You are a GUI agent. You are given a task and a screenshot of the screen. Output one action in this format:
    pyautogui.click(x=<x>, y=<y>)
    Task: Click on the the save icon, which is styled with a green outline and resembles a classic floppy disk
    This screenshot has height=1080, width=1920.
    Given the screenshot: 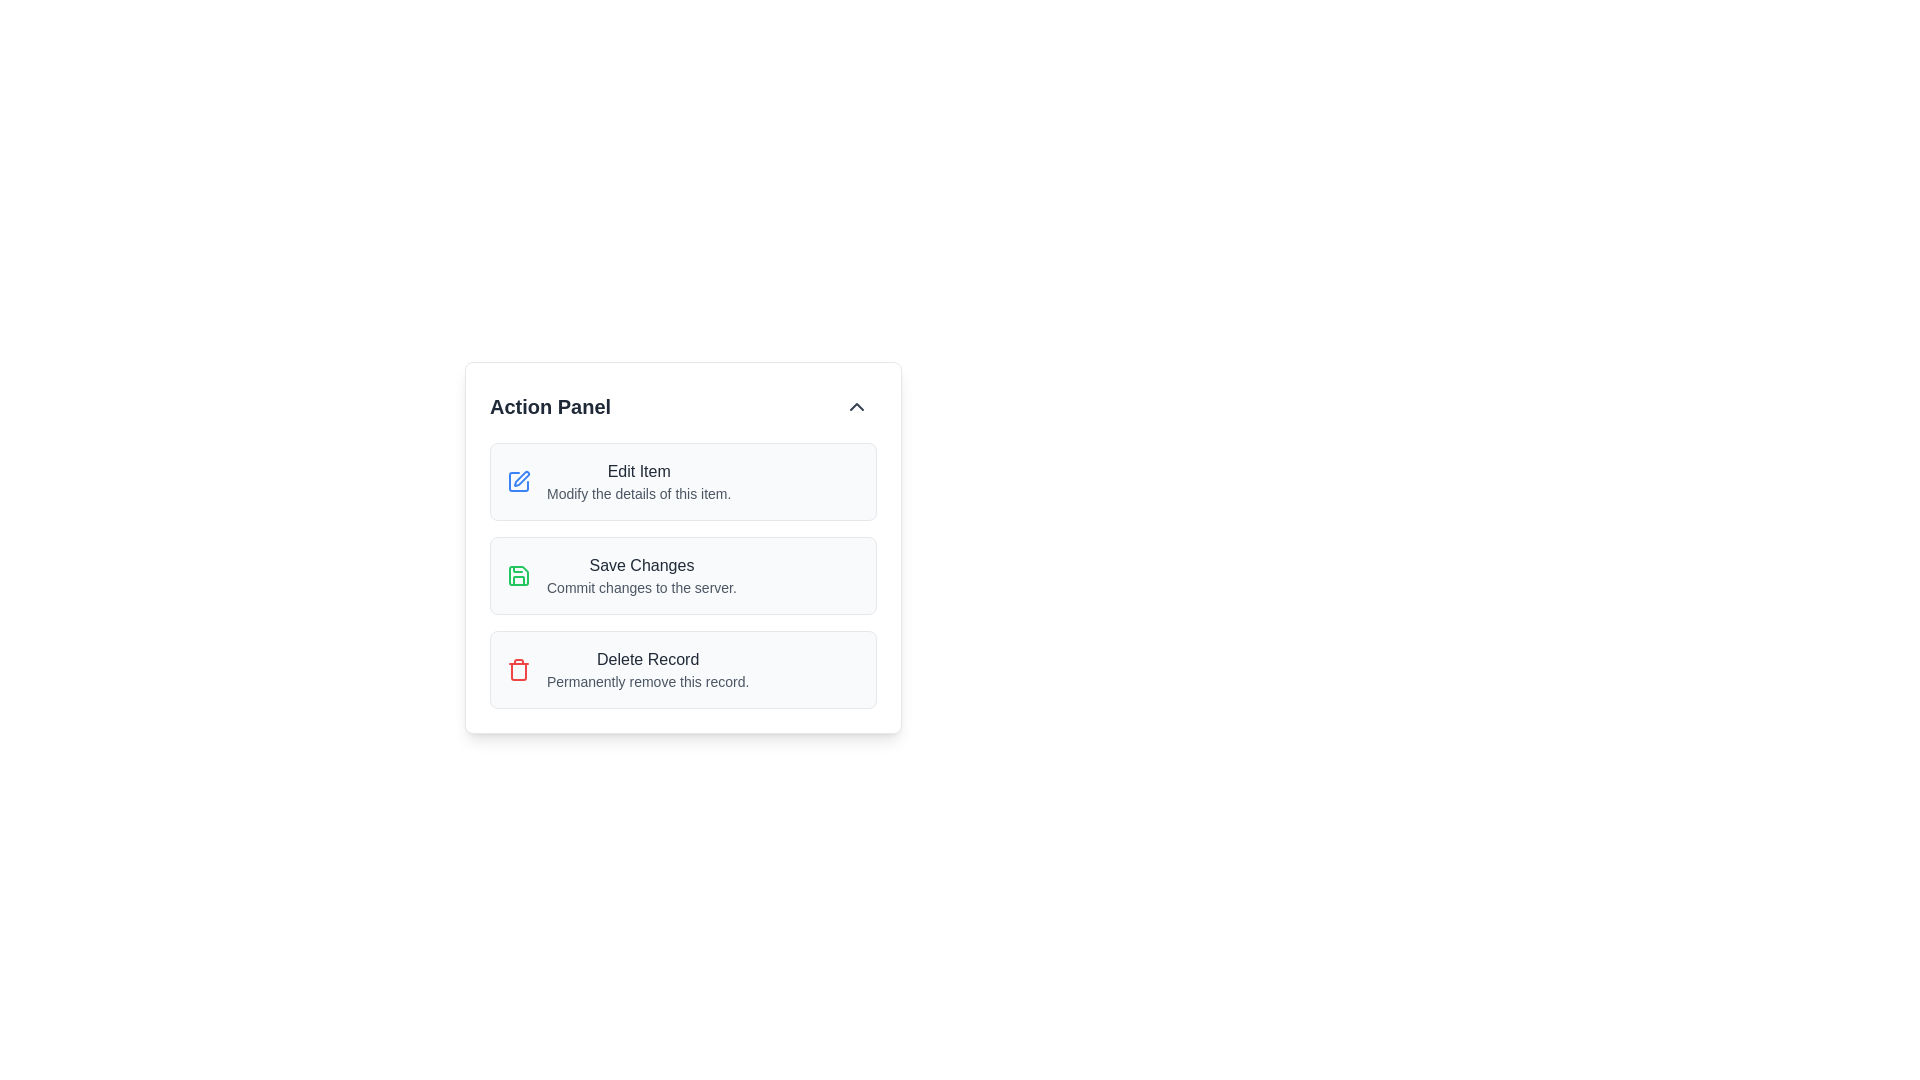 What is the action you would take?
    pyautogui.click(x=518, y=575)
    